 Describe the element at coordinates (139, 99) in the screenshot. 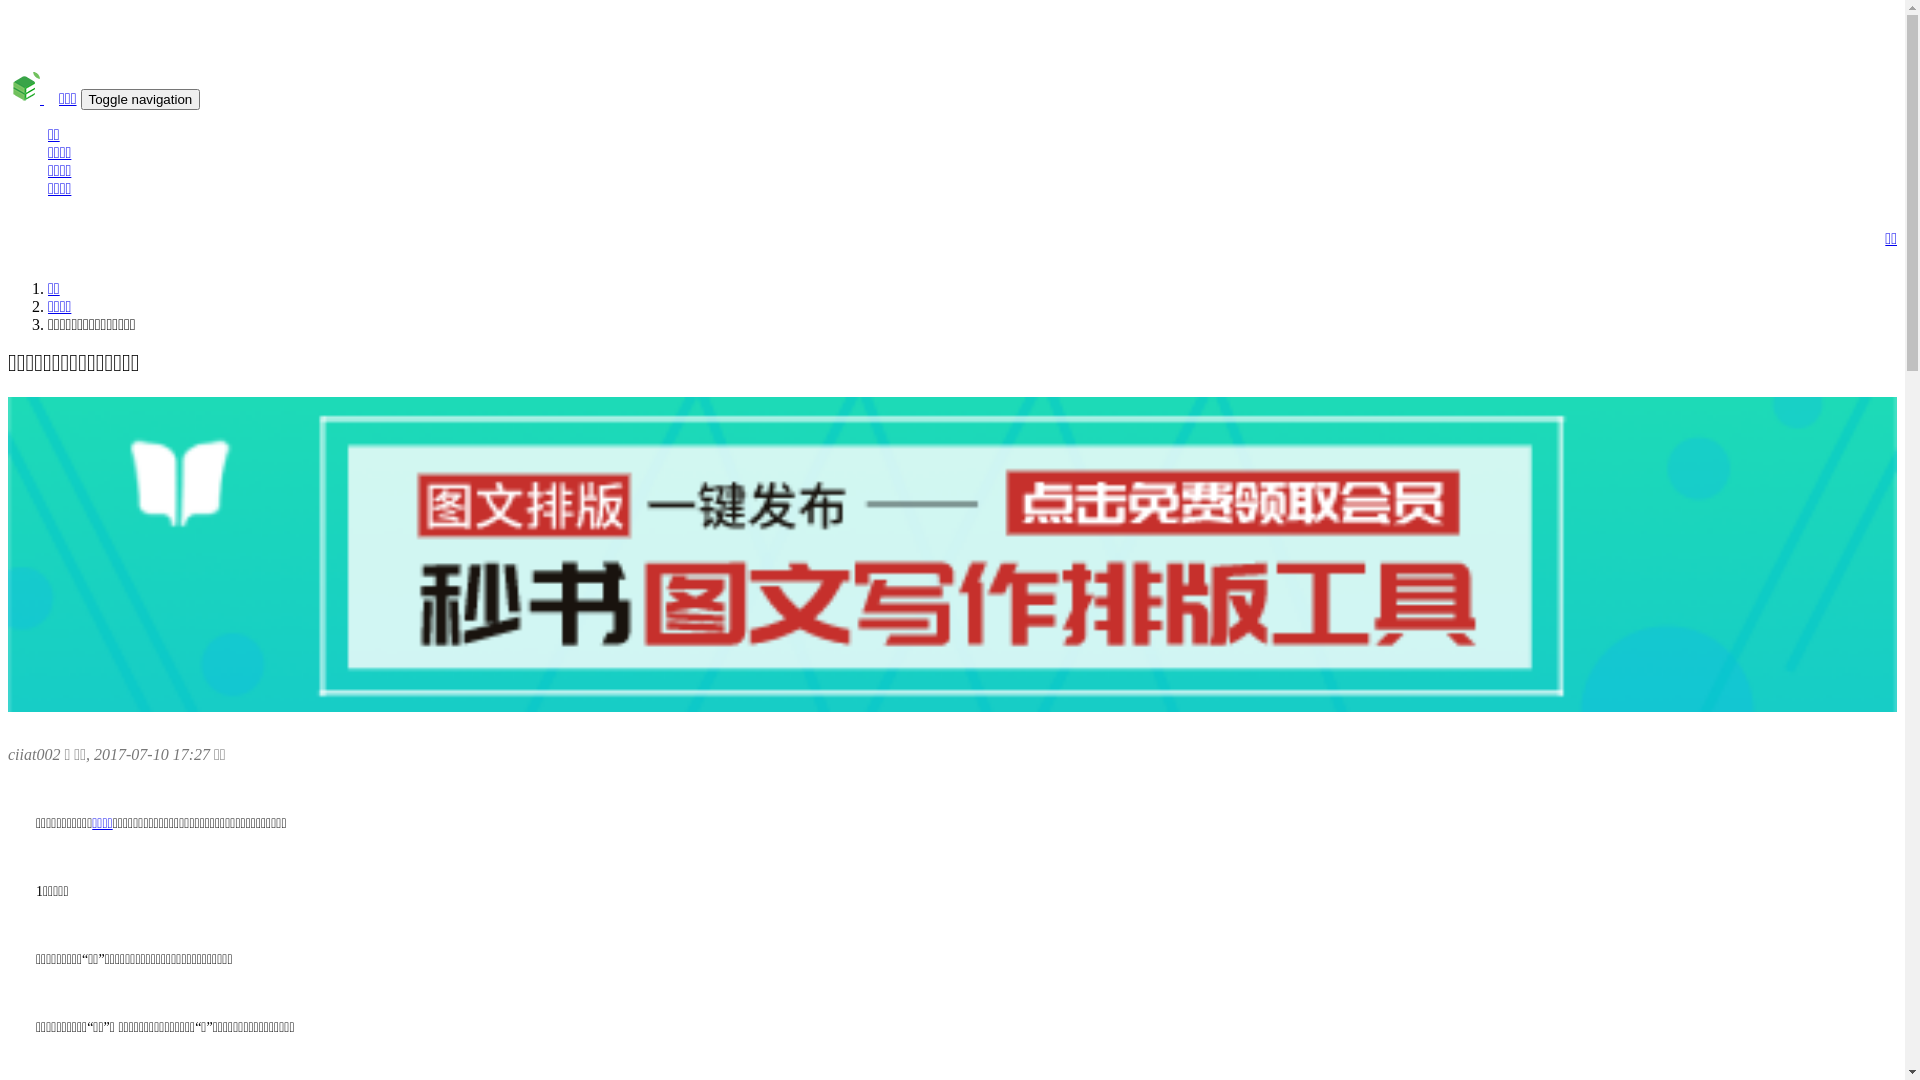

I see `'Toggle navigation'` at that location.